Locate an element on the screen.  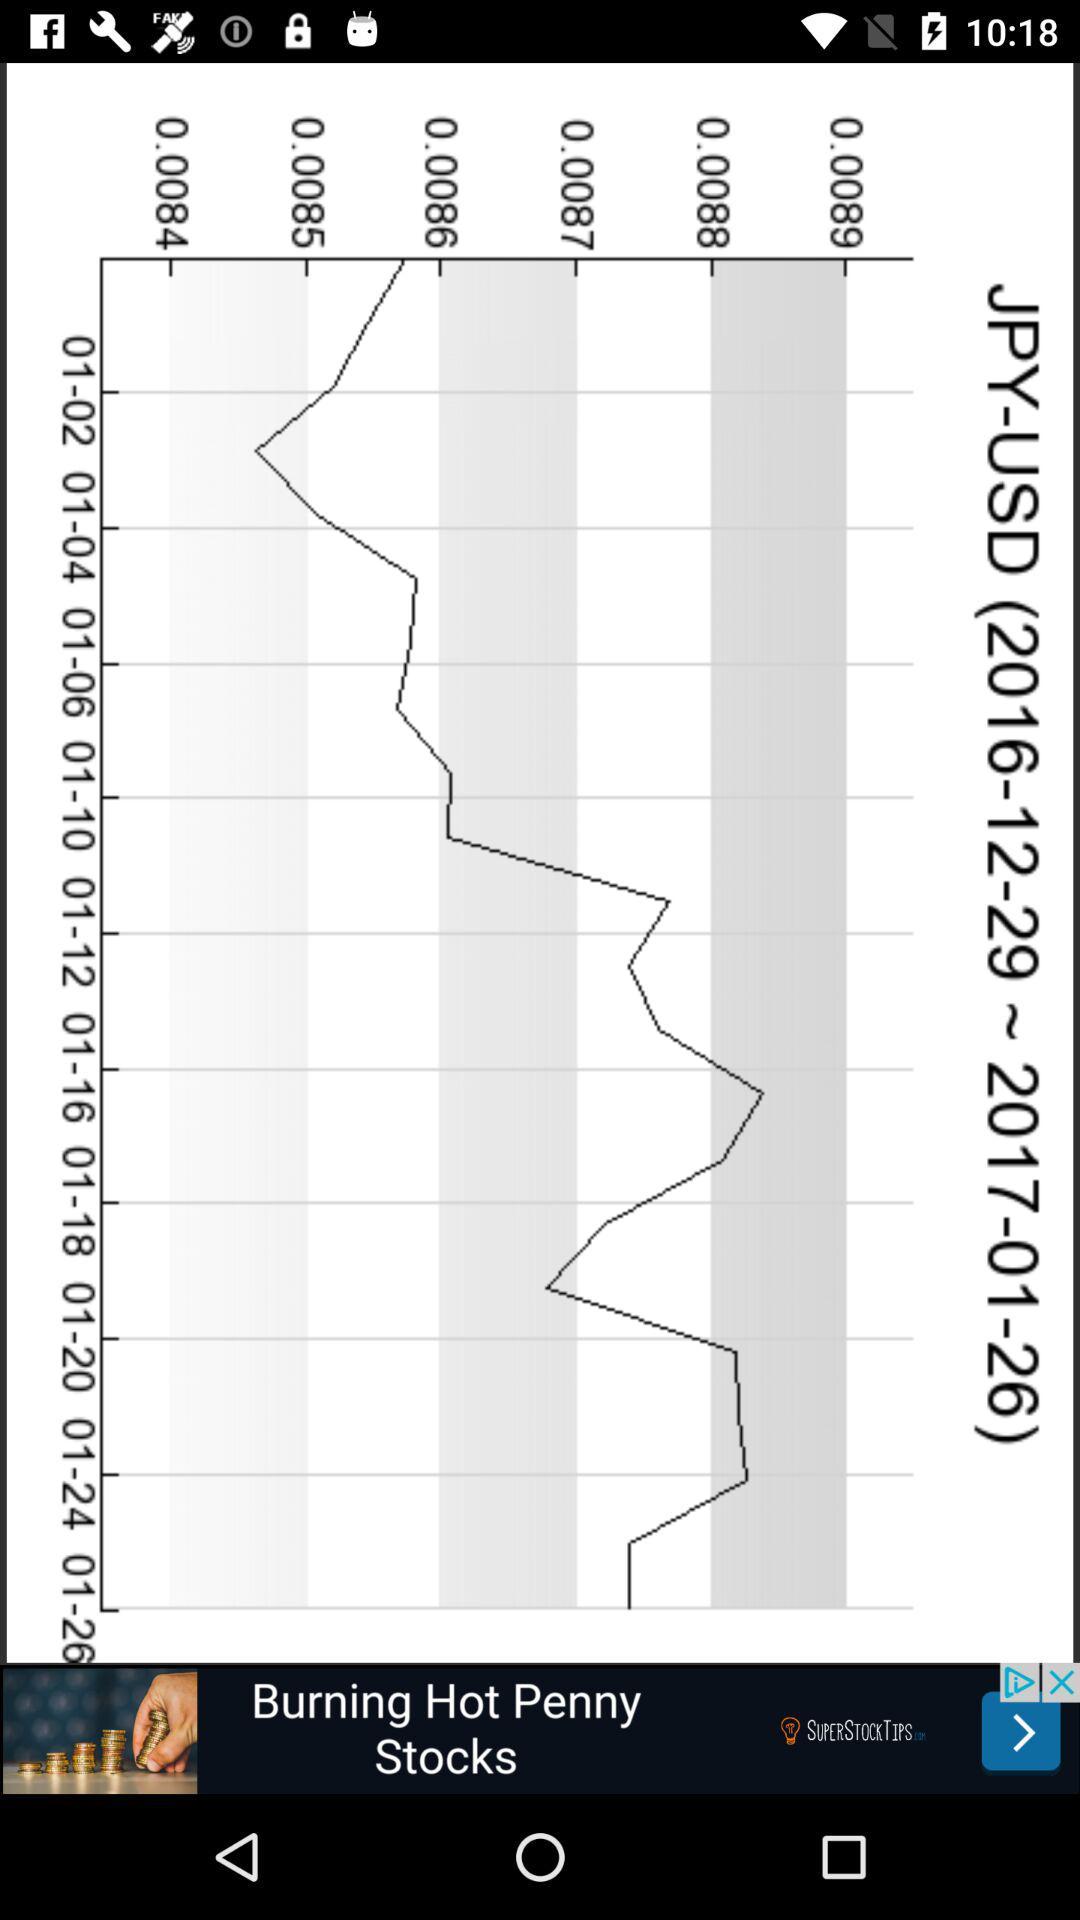
goes to advertiser 's website is located at coordinates (540, 1727).